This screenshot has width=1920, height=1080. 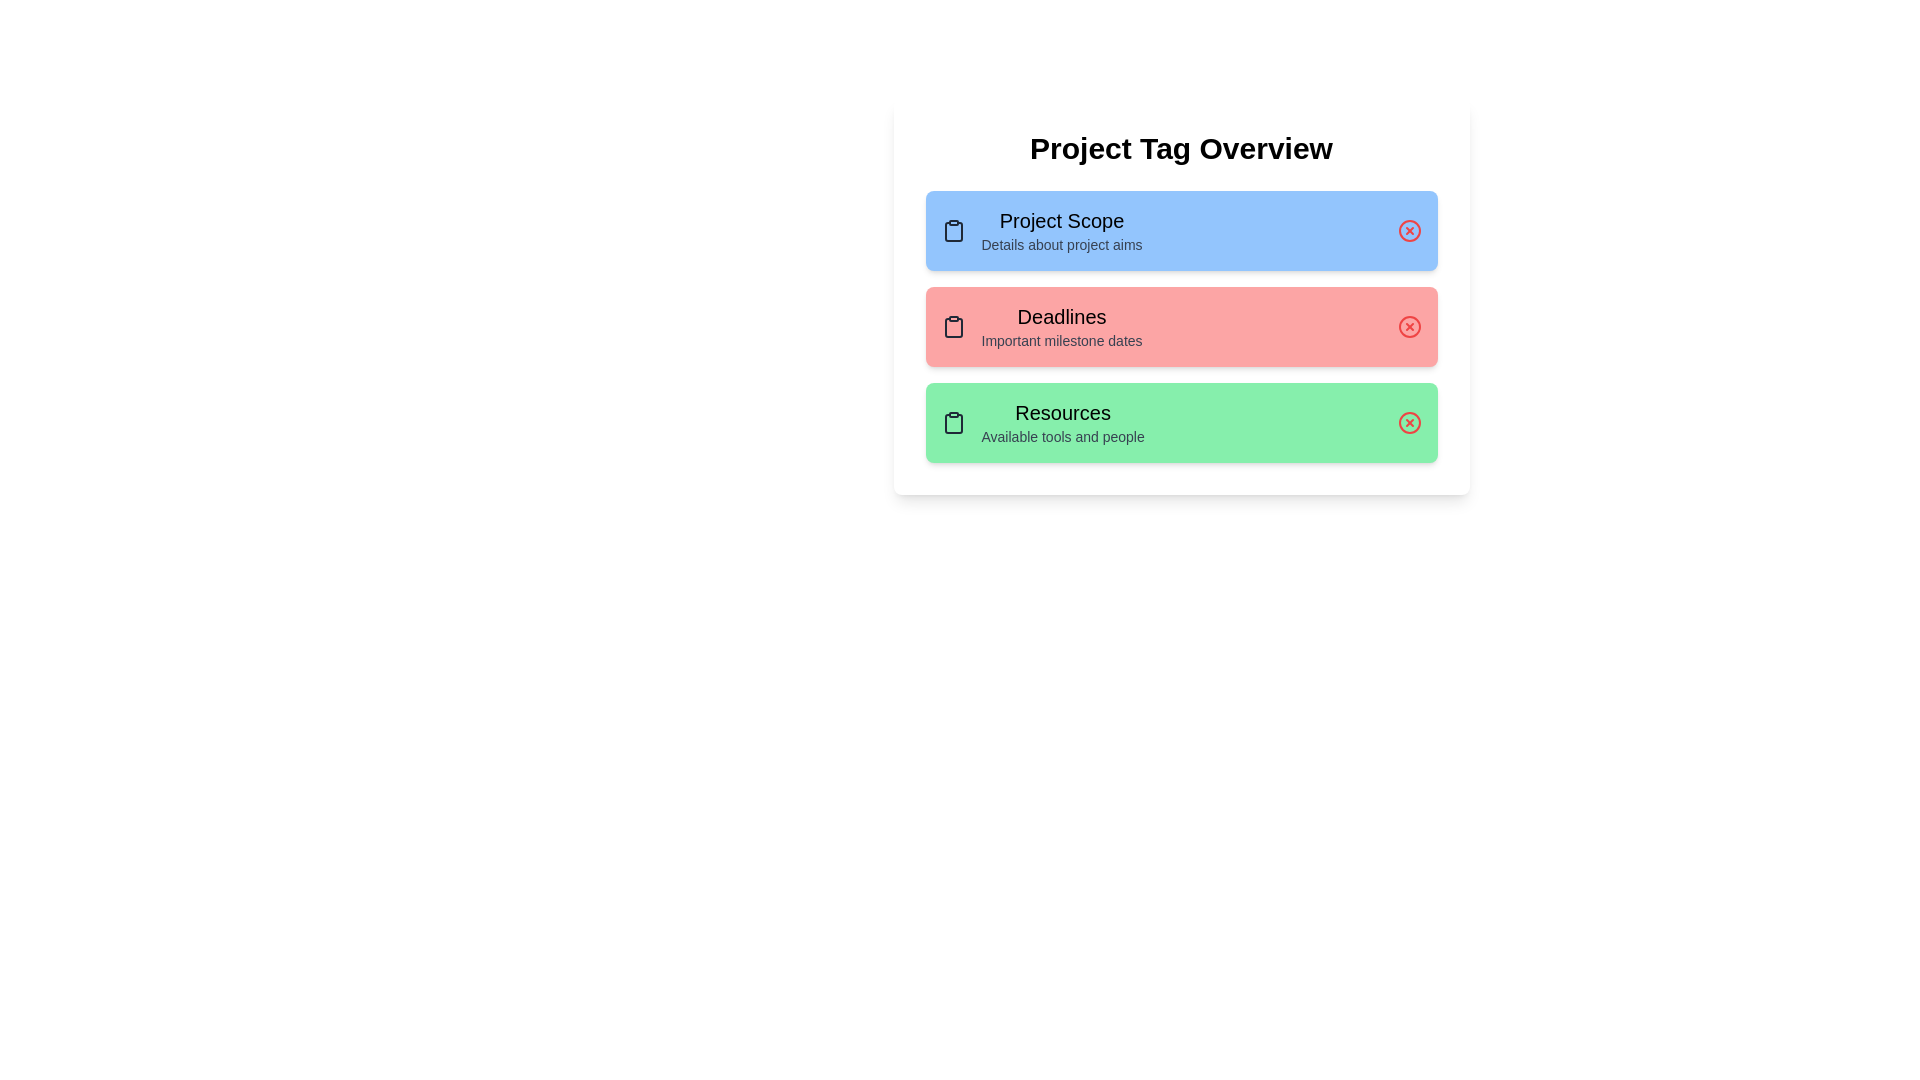 I want to click on the delete button for the tag labeled 'Resources' to remove it, so click(x=1408, y=422).